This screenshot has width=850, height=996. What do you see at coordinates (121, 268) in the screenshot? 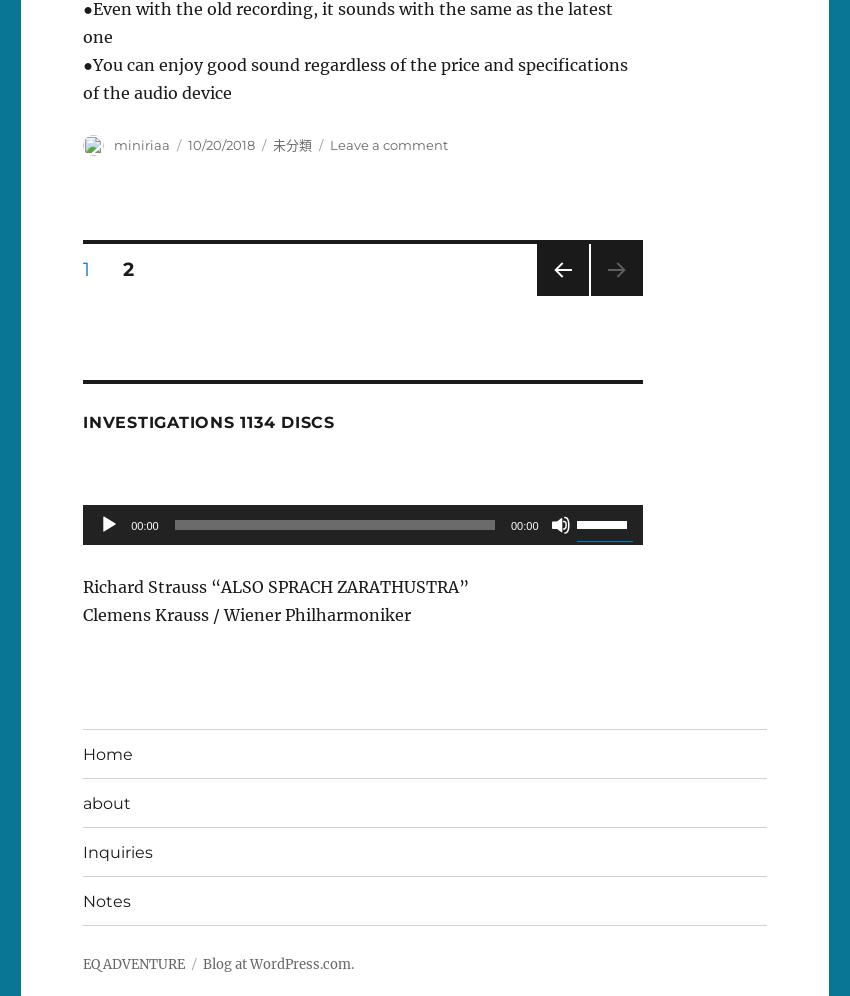
I see `'2'` at bounding box center [121, 268].